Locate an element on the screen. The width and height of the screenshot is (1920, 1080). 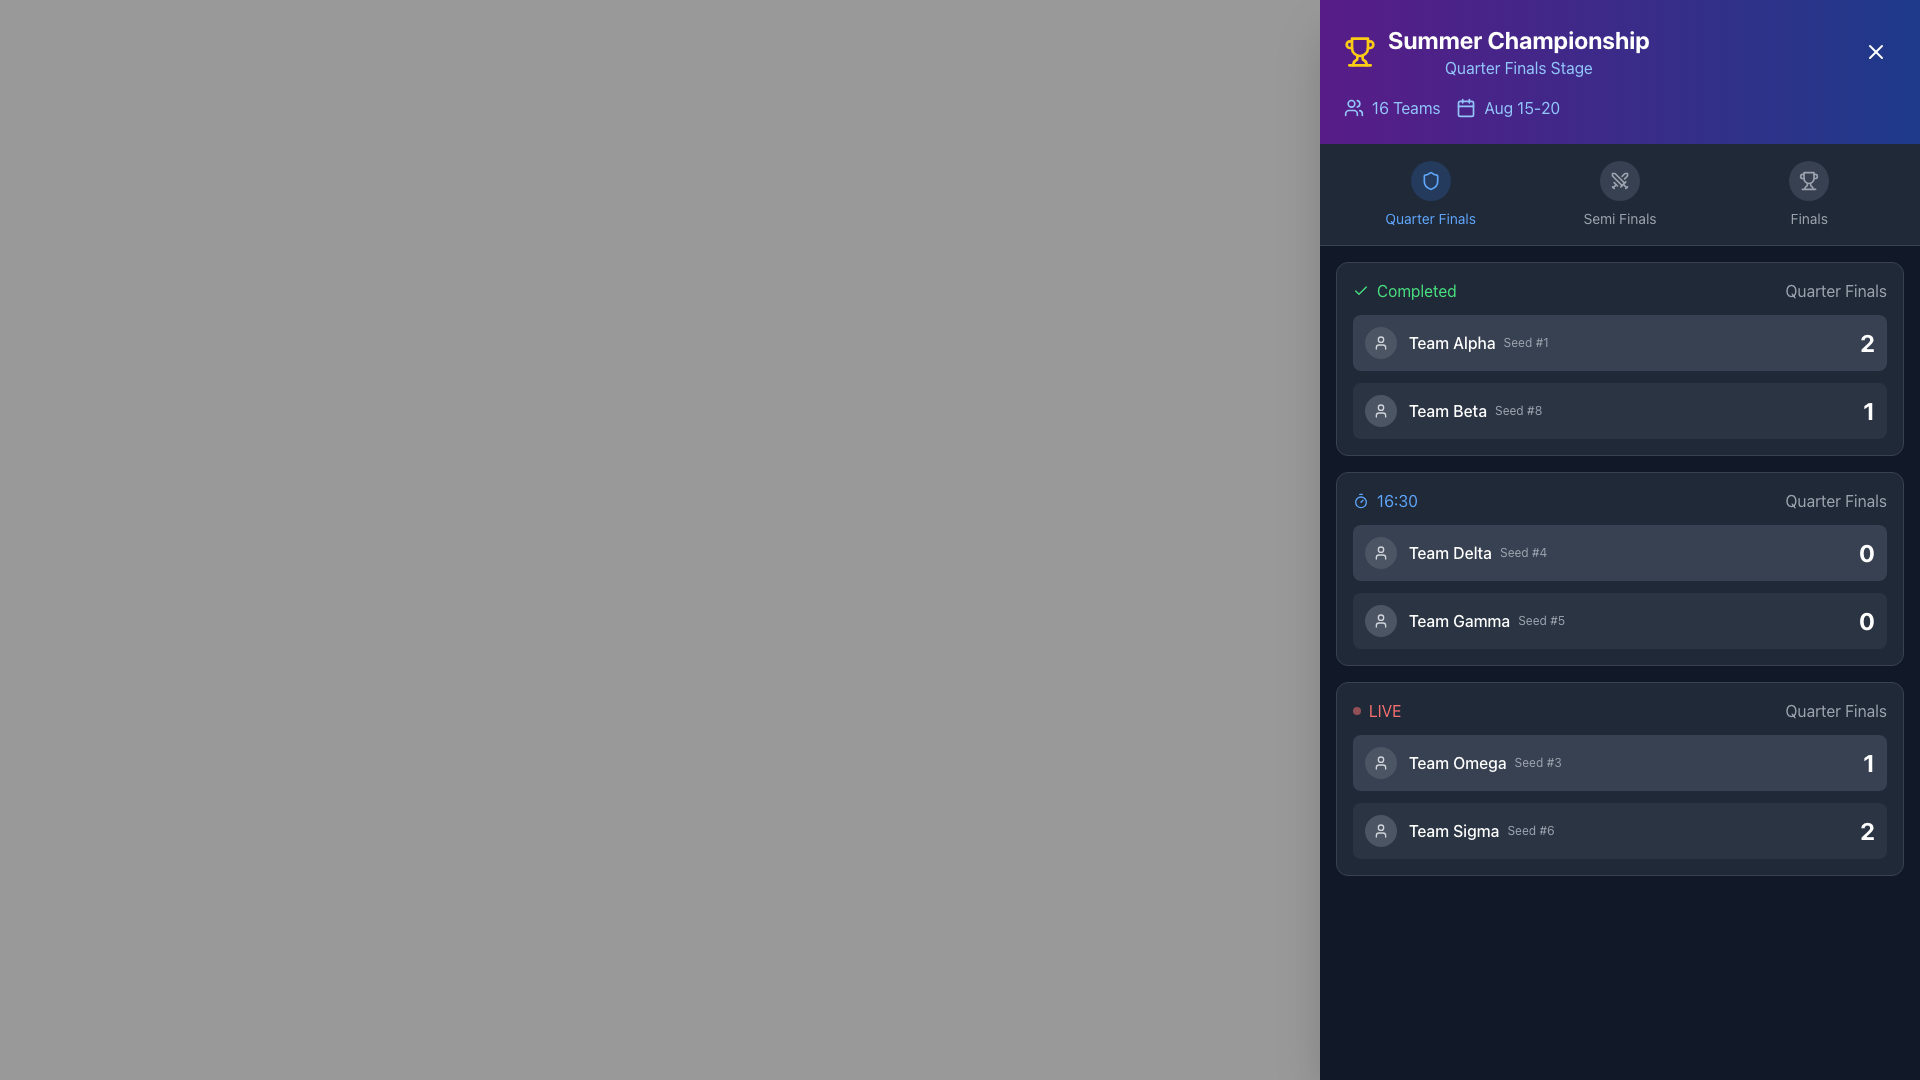
the icon representing the 'Semi Finals' stage of the tournament is located at coordinates (1619, 181).